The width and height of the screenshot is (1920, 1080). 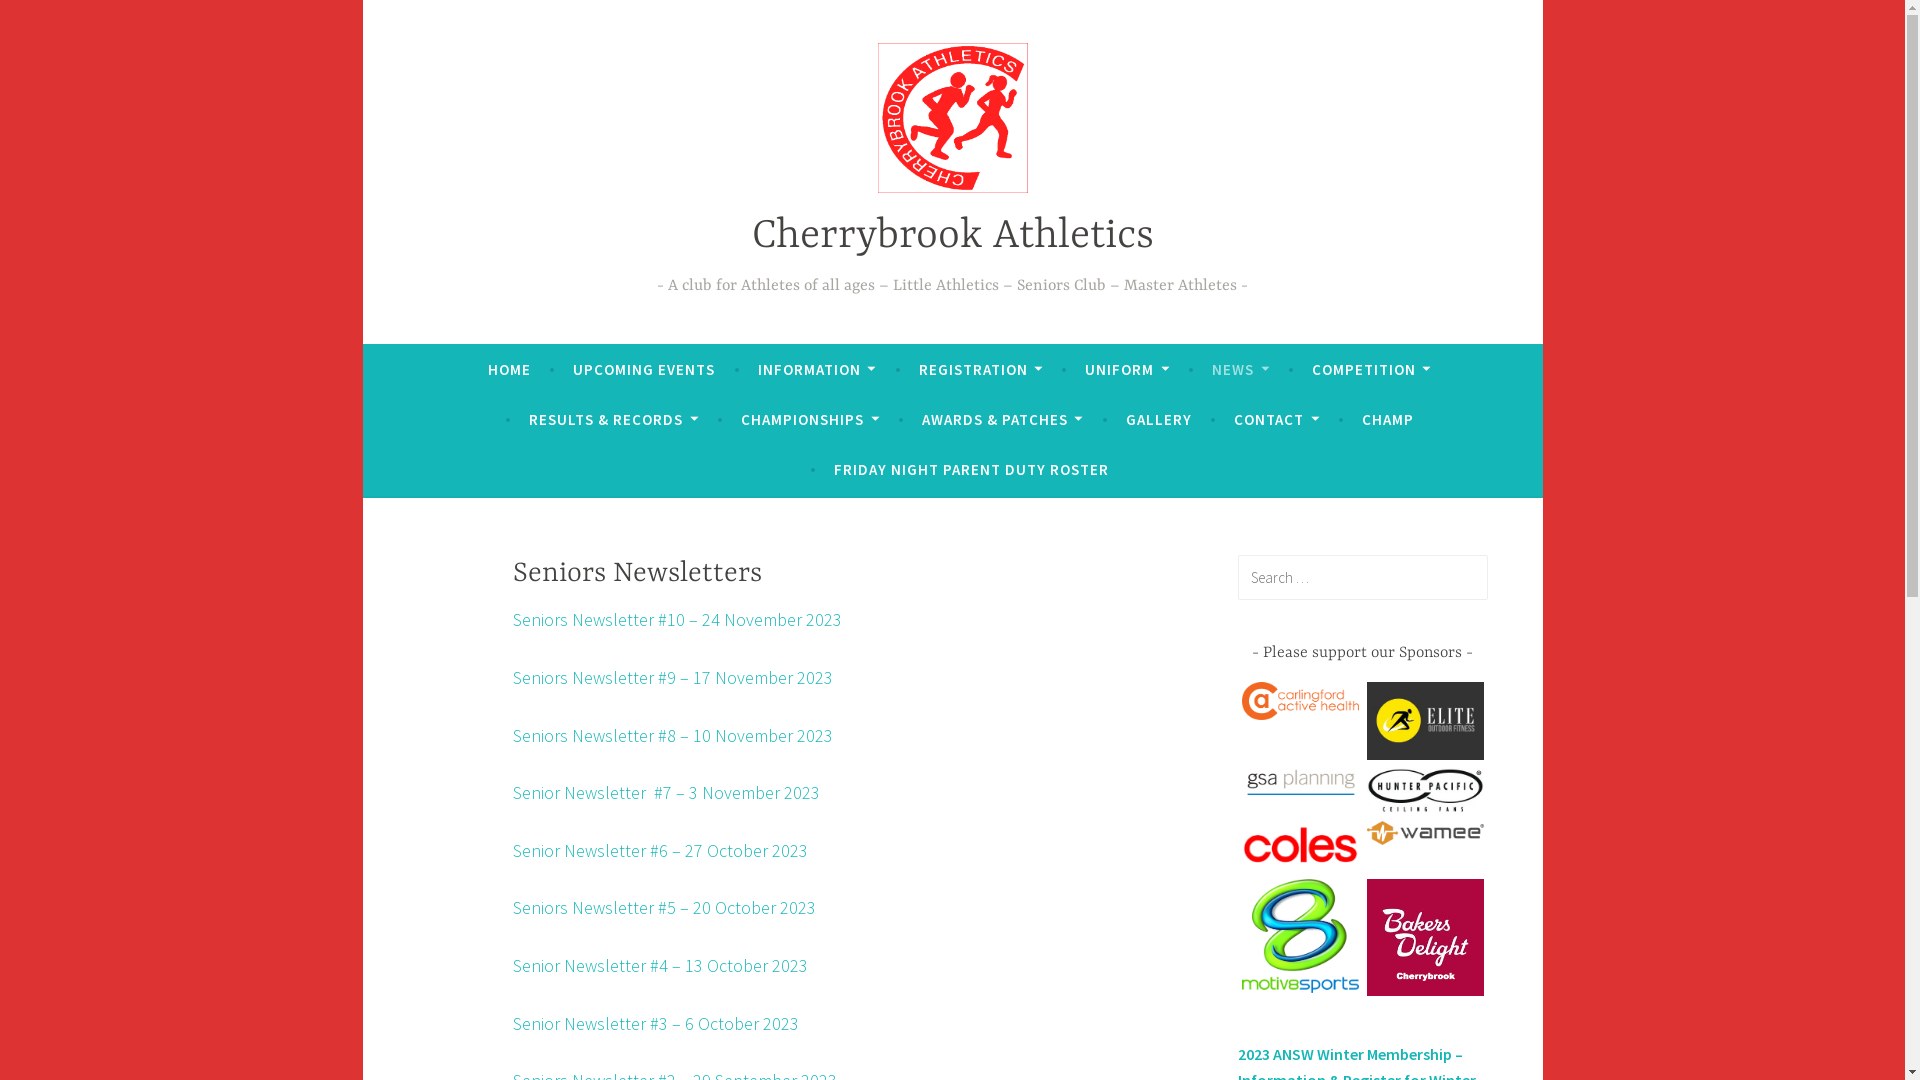 What do you see at coordinates (1210, 370) in the screenshot?
I see `'NEWS'` at bounding box center [1210, 370].